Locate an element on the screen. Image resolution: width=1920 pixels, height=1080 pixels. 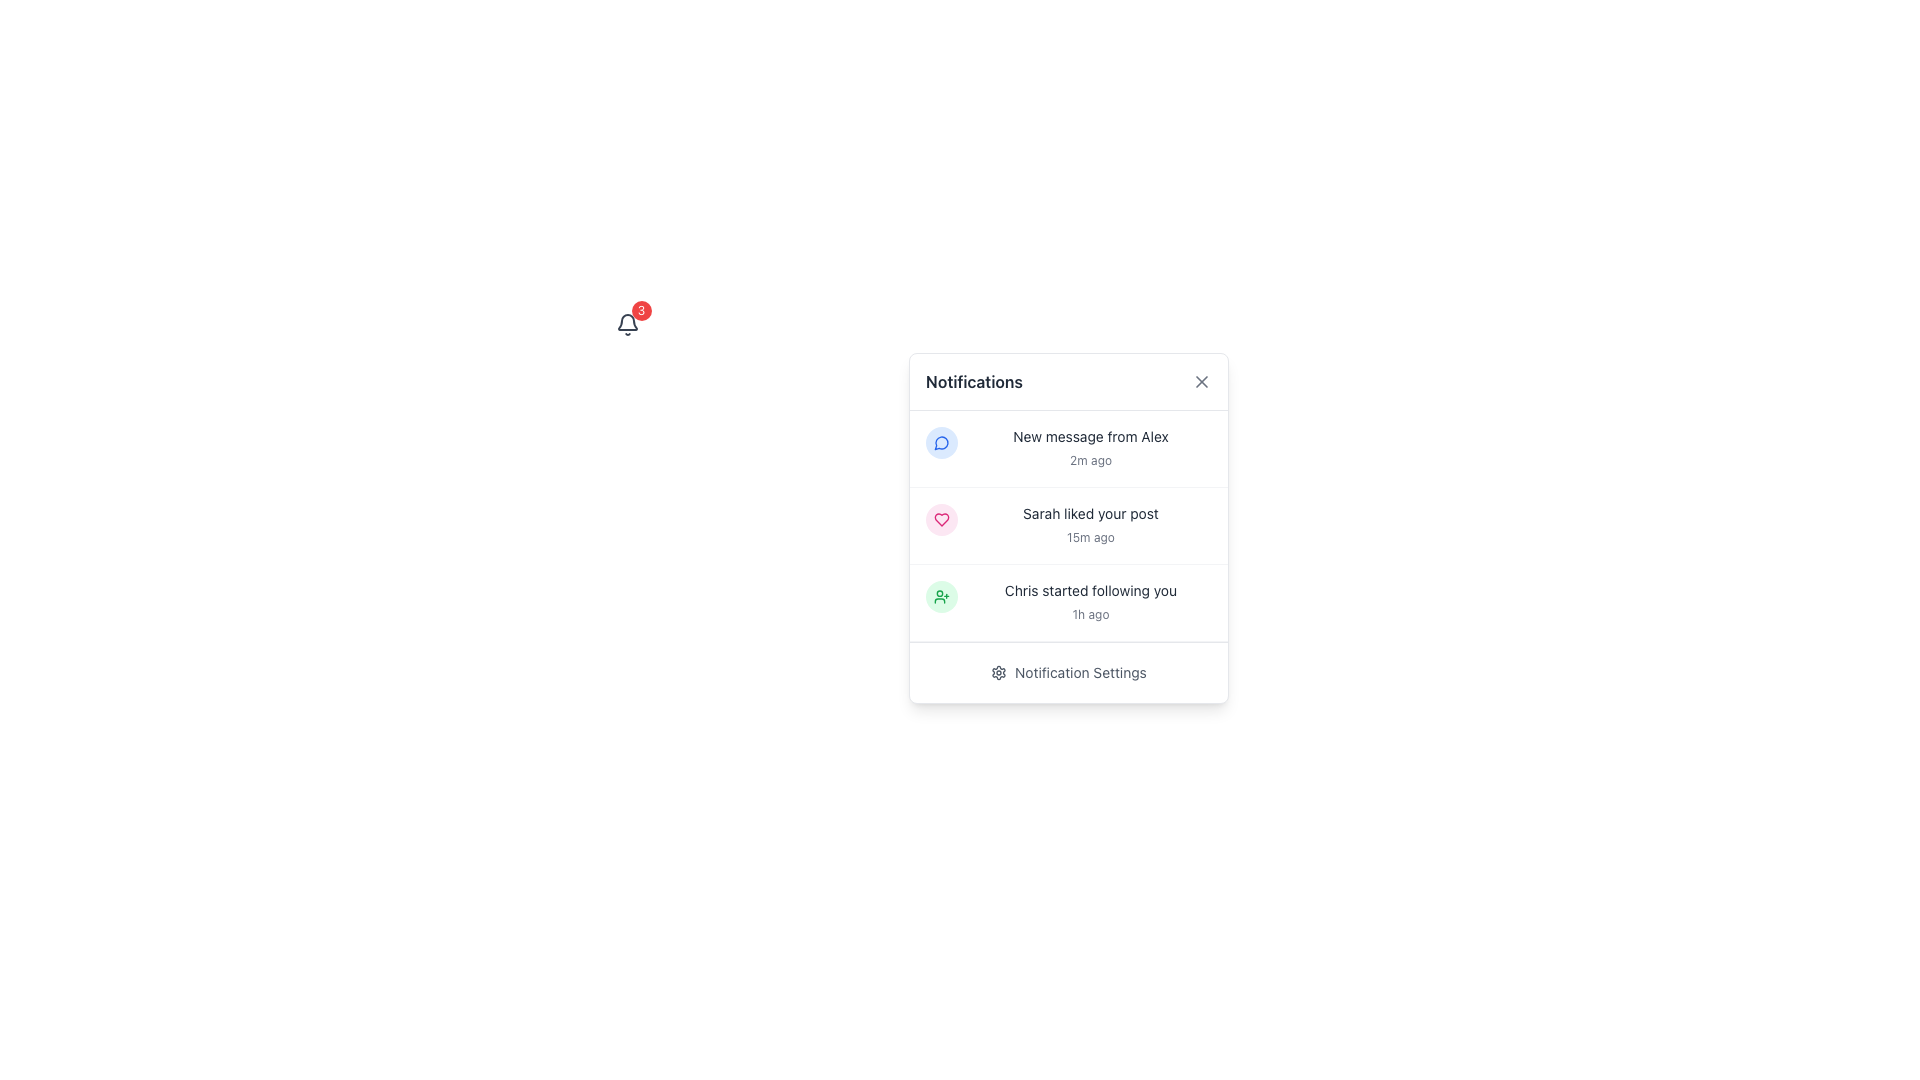
notification text 'Chris started following you' with the timestamp '1h ago' from the third item in the vertical list of notifications is located at coordinates (1089, 601).